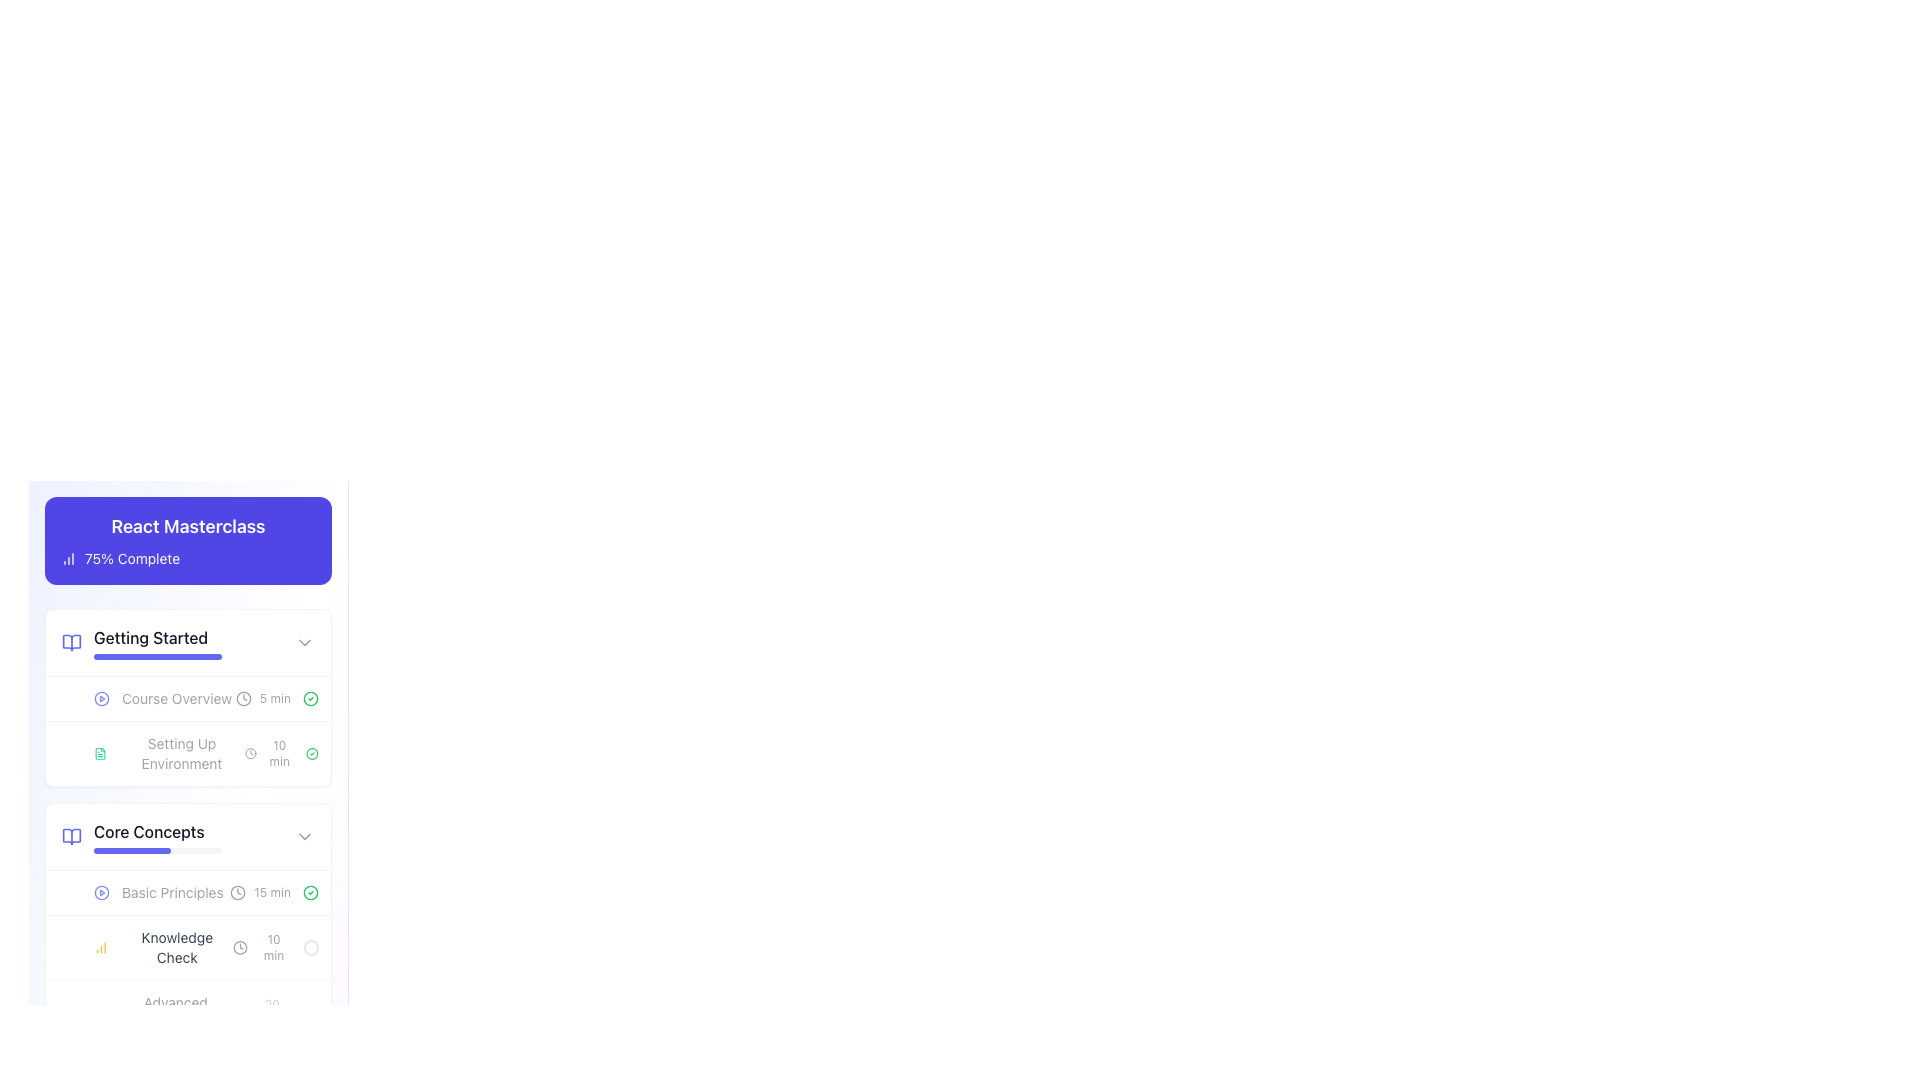 The image size is (1920, 1080). I want to click on the visual state of the lock icon located in the bottom right corner of the 'Knowledge Check' section, below the '10 min' time label, so click(310, 1013).